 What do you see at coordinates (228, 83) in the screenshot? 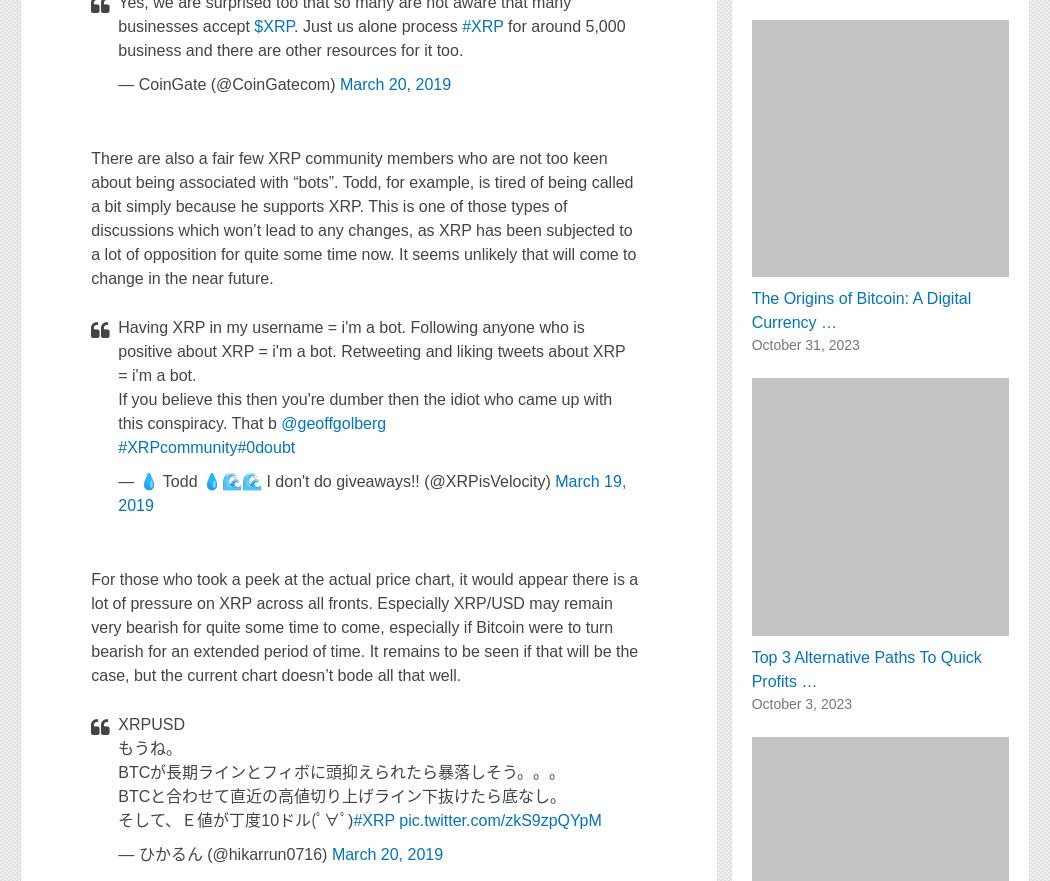
I see `'— CoinGate (@CoinGatecom)'` at bounding box center [228, 83].